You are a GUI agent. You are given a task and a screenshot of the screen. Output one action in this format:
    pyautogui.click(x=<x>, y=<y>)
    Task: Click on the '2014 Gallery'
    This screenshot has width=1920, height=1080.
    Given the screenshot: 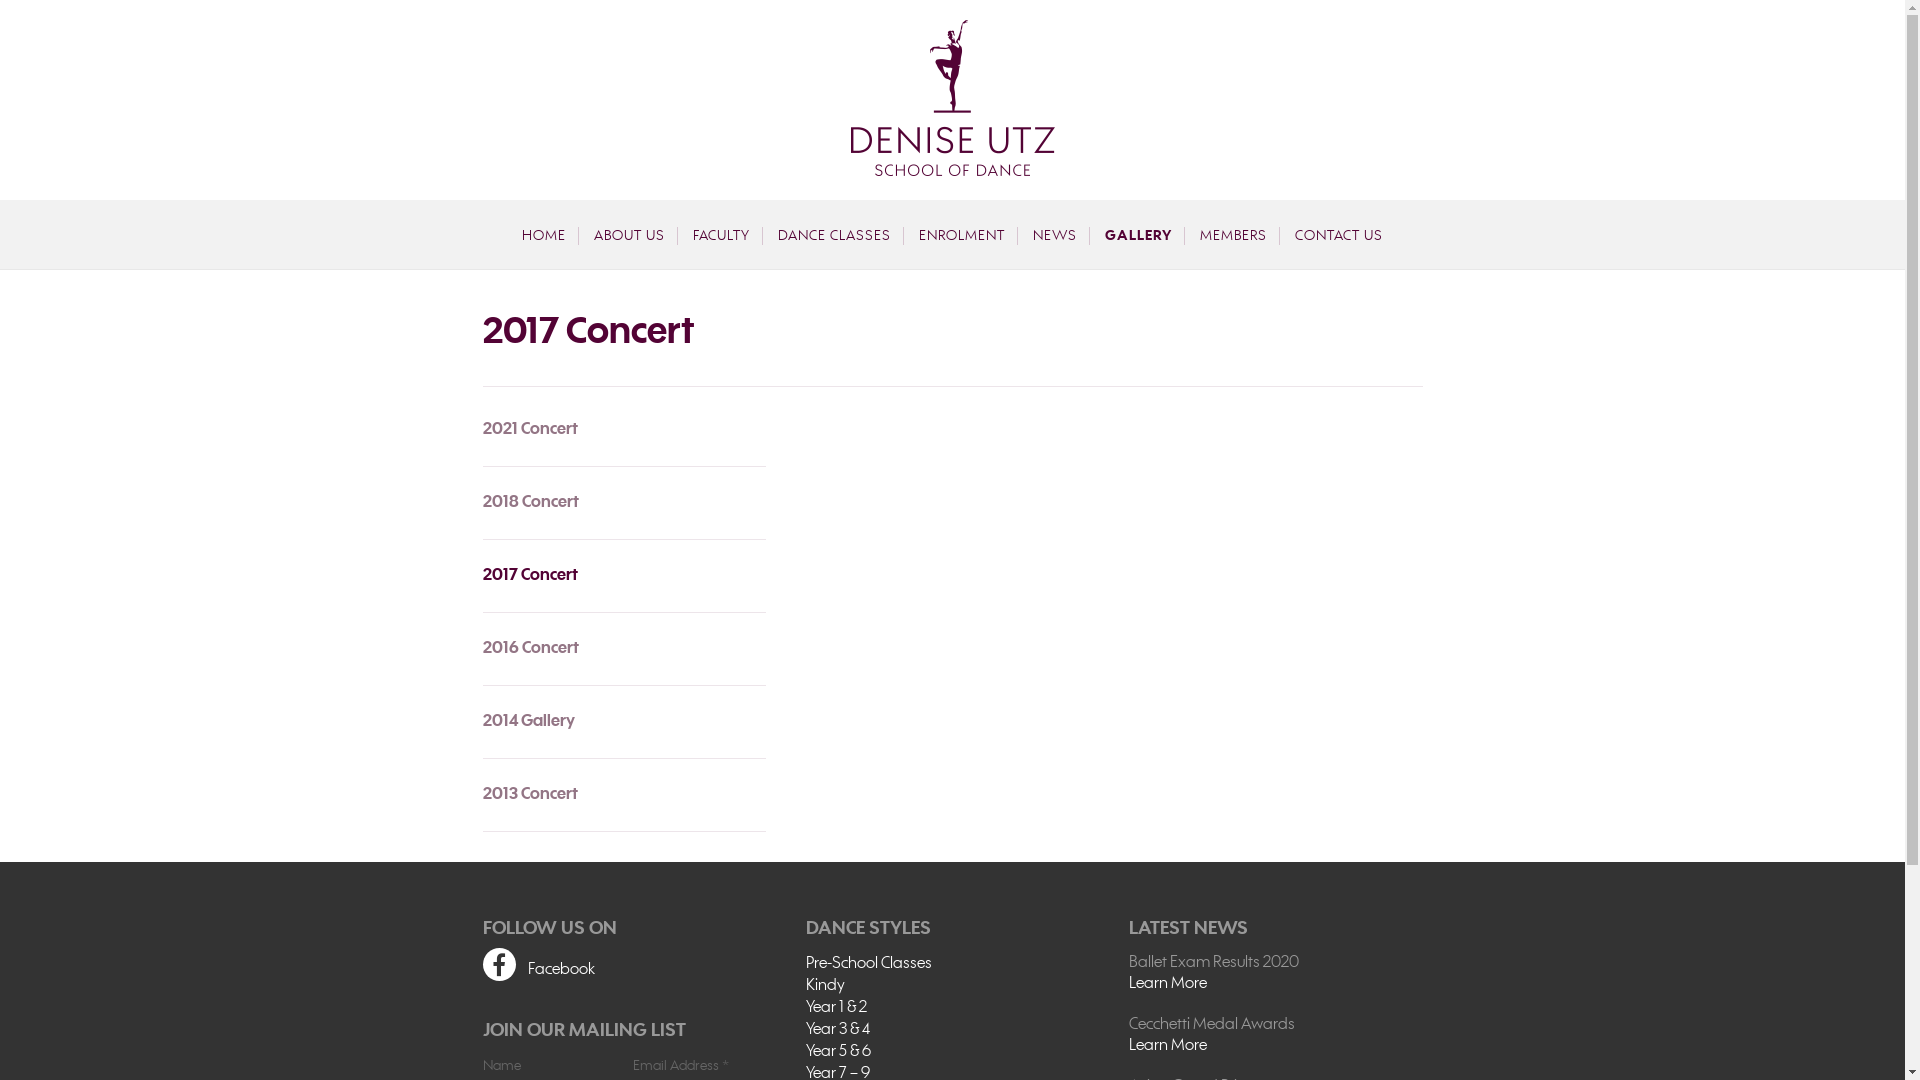 What is the action you would take?
    pyautogui.click(x=622, y=721)
    